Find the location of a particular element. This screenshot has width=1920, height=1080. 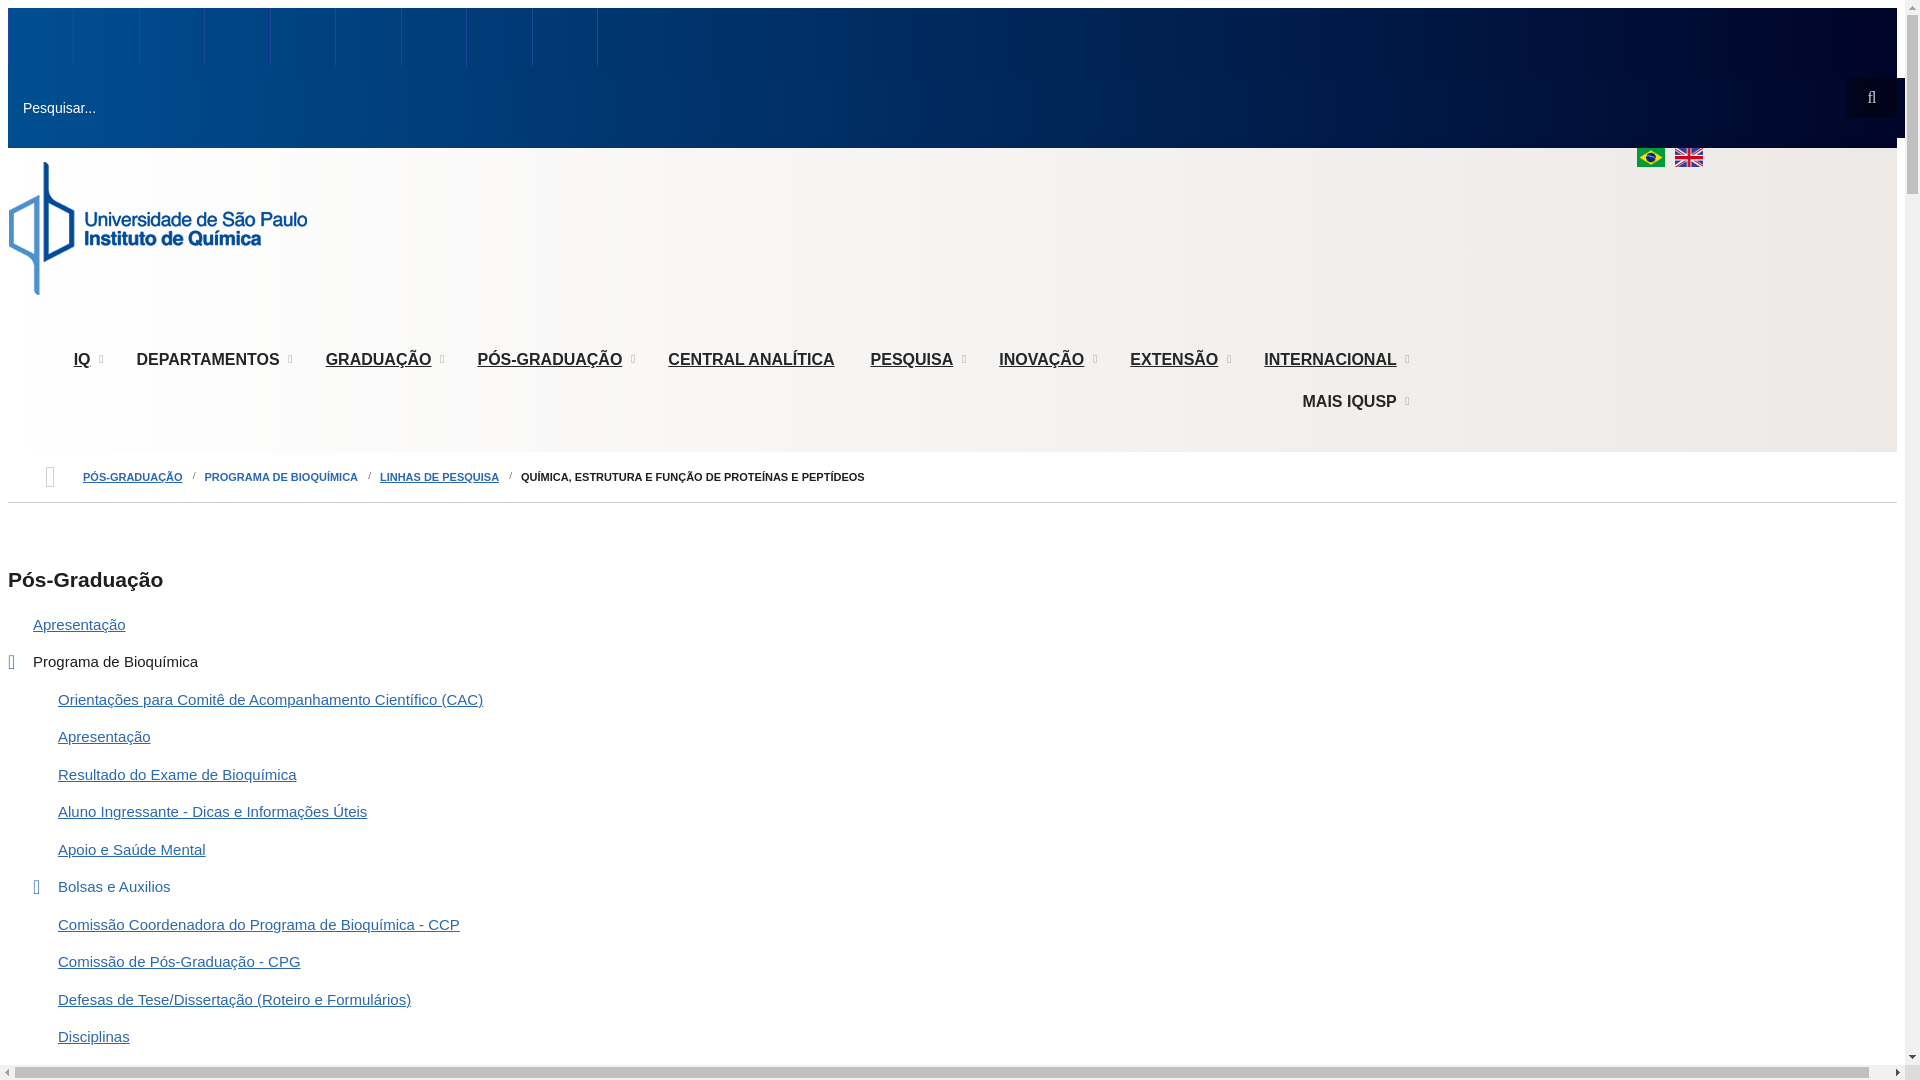

'Help Desk' is located at coordinates (367, 38).